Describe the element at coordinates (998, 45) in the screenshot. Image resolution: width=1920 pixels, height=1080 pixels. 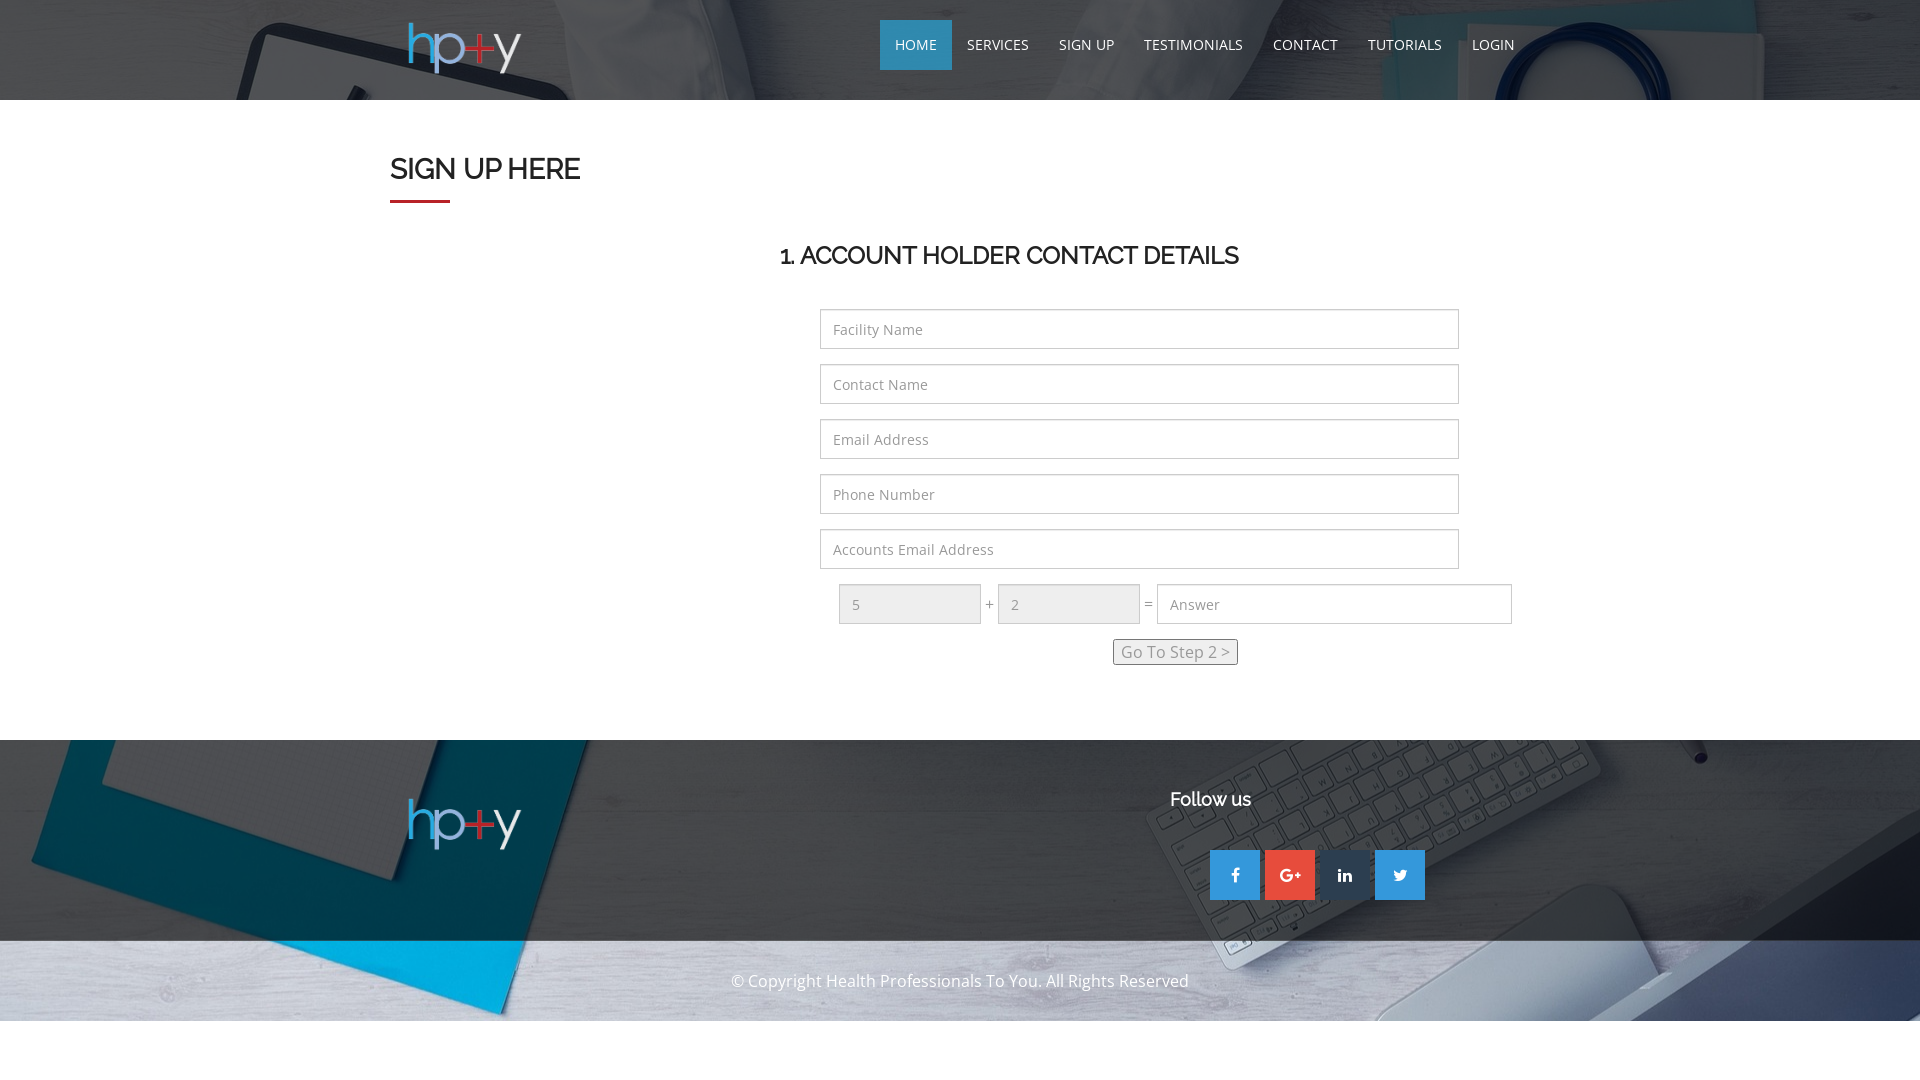
I see `'SERVICES'` at that location.